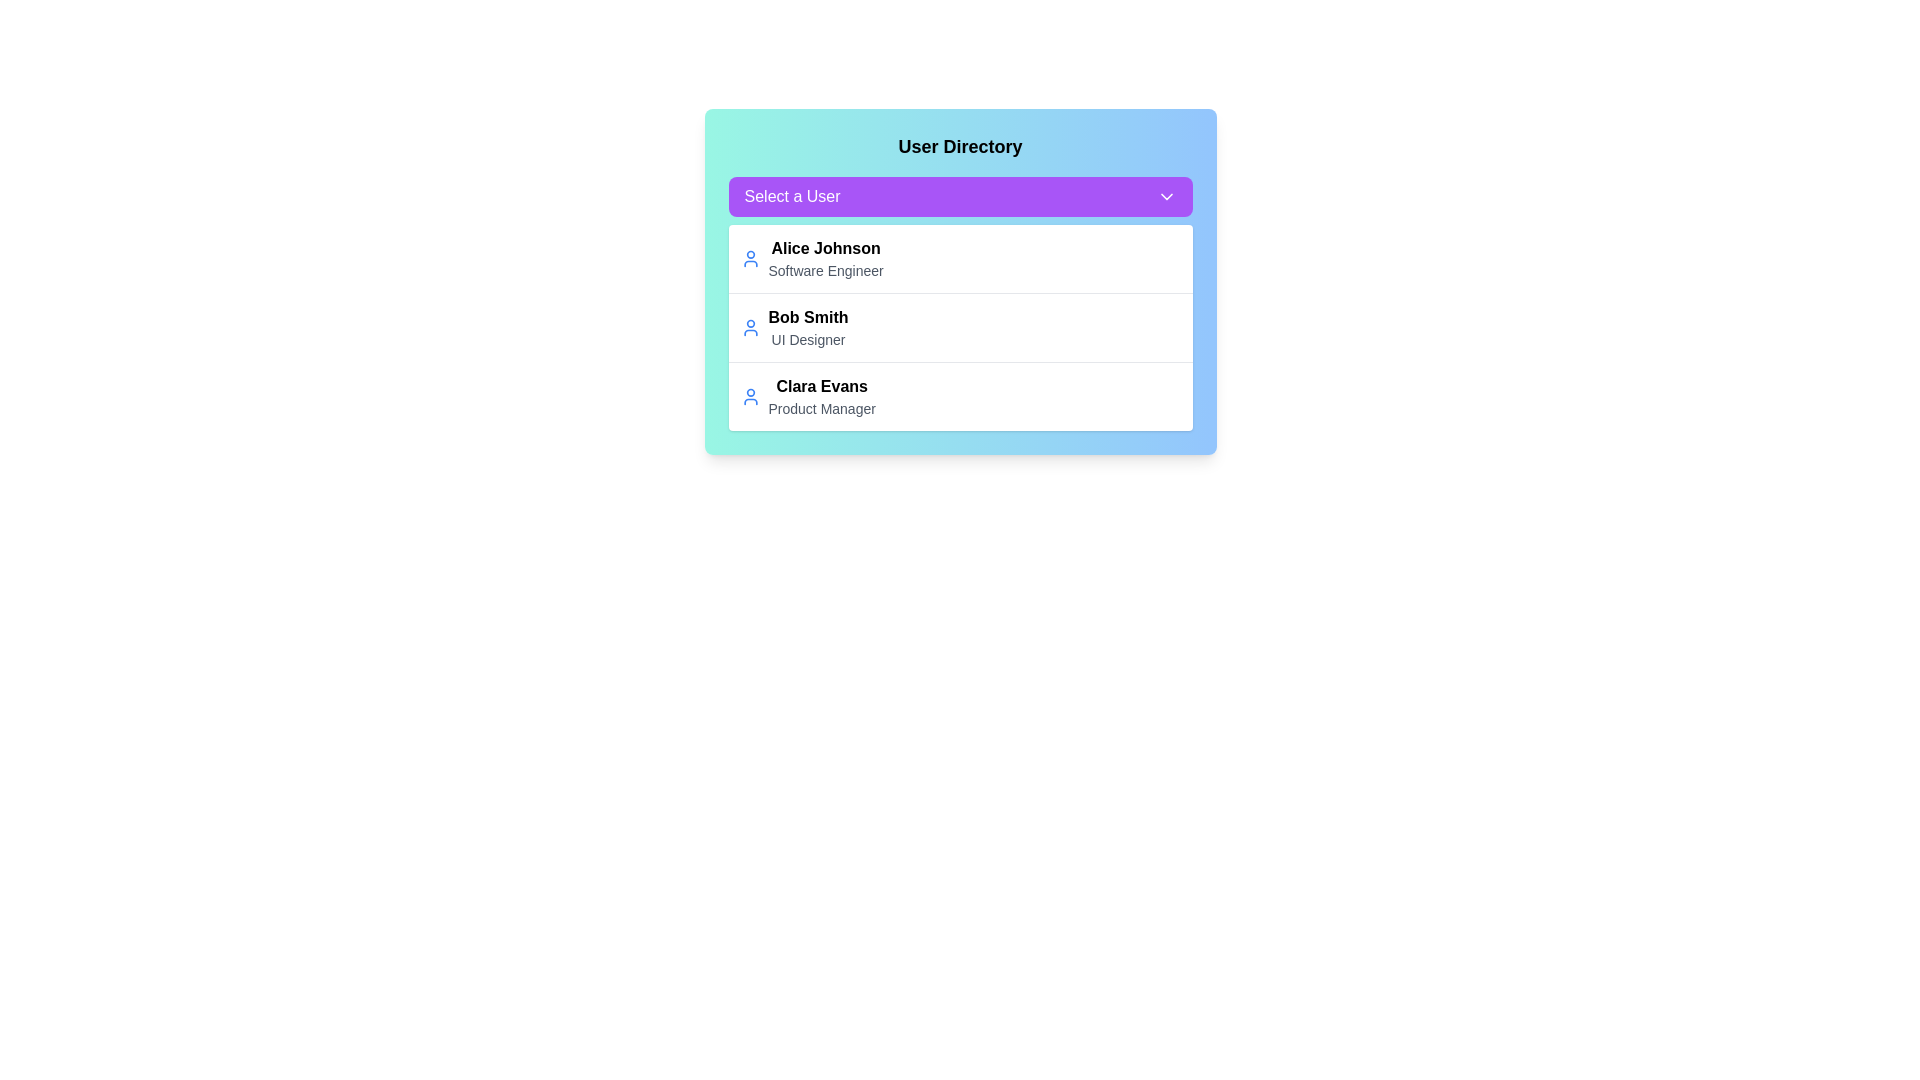 The height and width of the screenshot is (1080, 1920). What do you see at coordinates (749, 326) in the screenshot?
I see `the avatar icon representing user 'Bob Smith' located to the left of the text 'Bob Smith UI Designer' in the second user row of the user directory` at bounding box center [749, 326].